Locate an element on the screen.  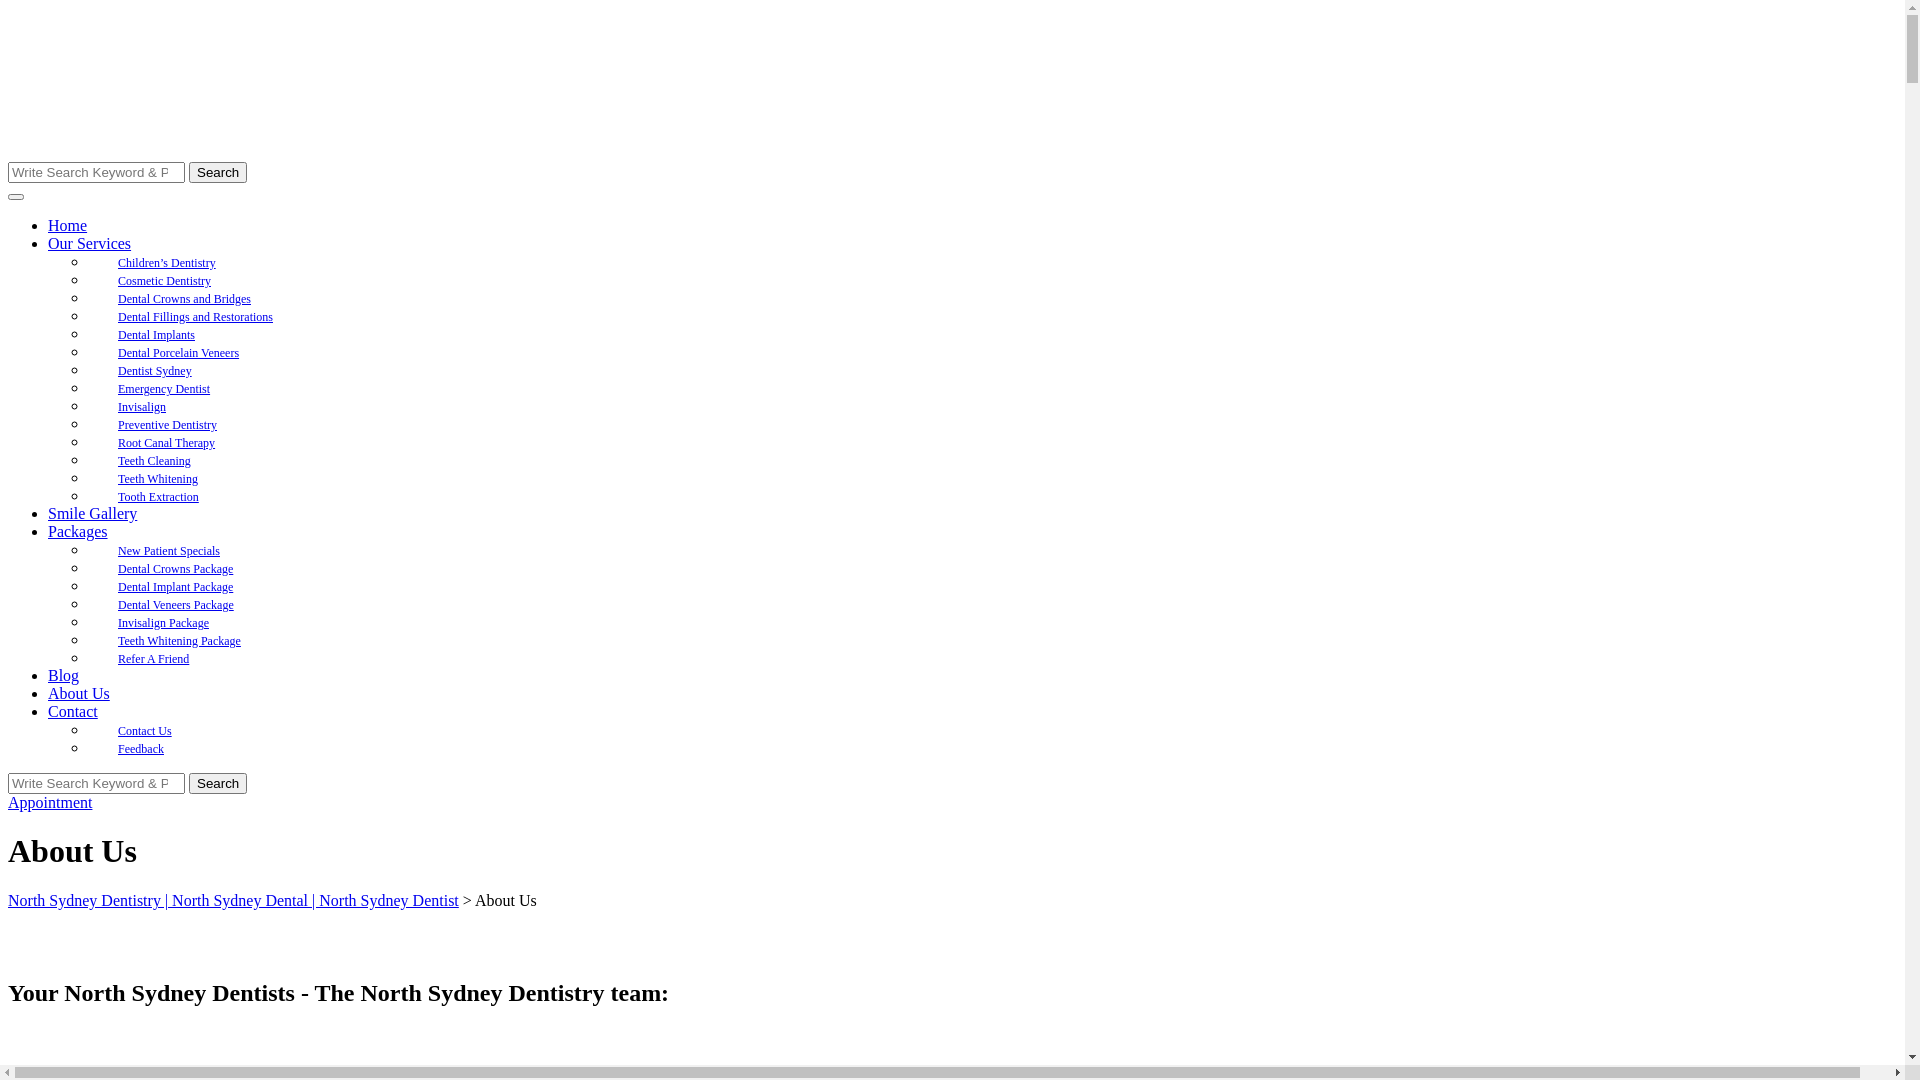
'Dental Implants' is located at coordinates (155, 334).